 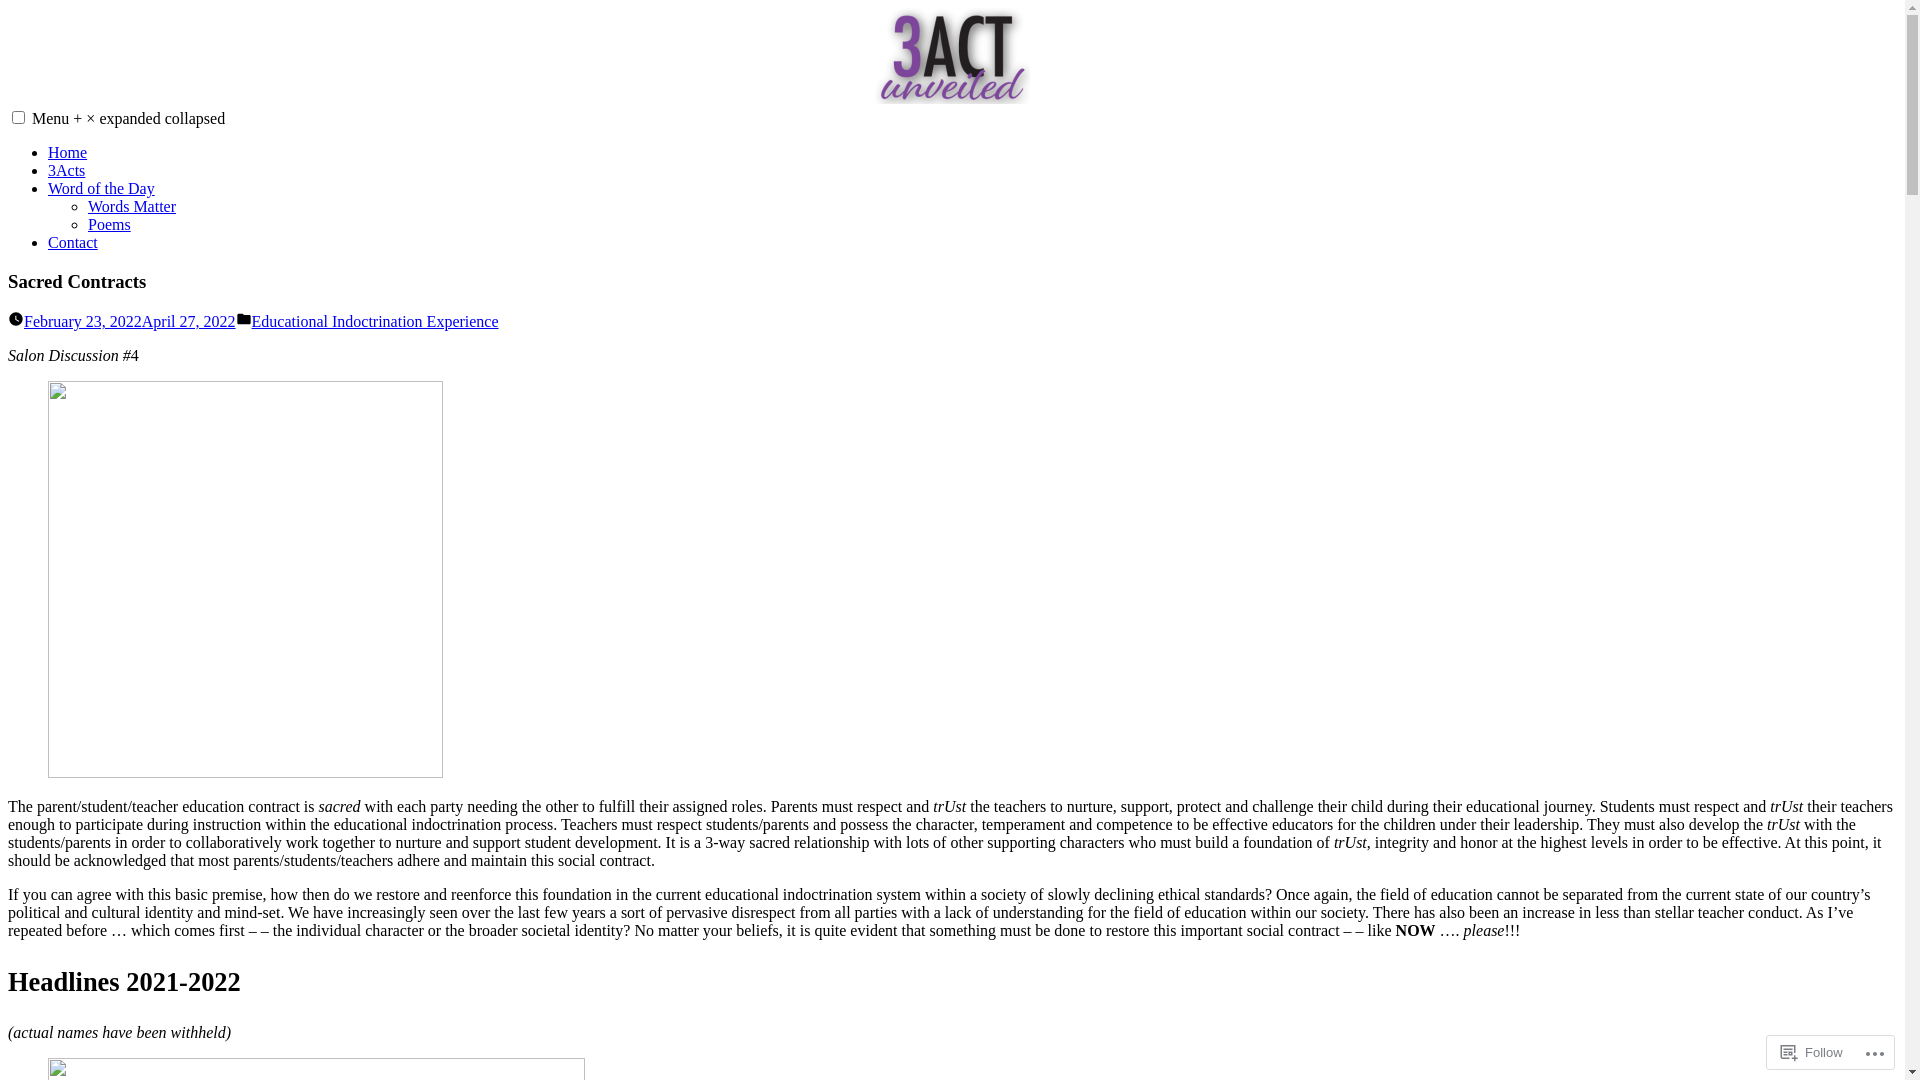 What do you see at coordinates (86, 224) in the screenshot?
I see `'Poems'` at bounding box center [86, 224].